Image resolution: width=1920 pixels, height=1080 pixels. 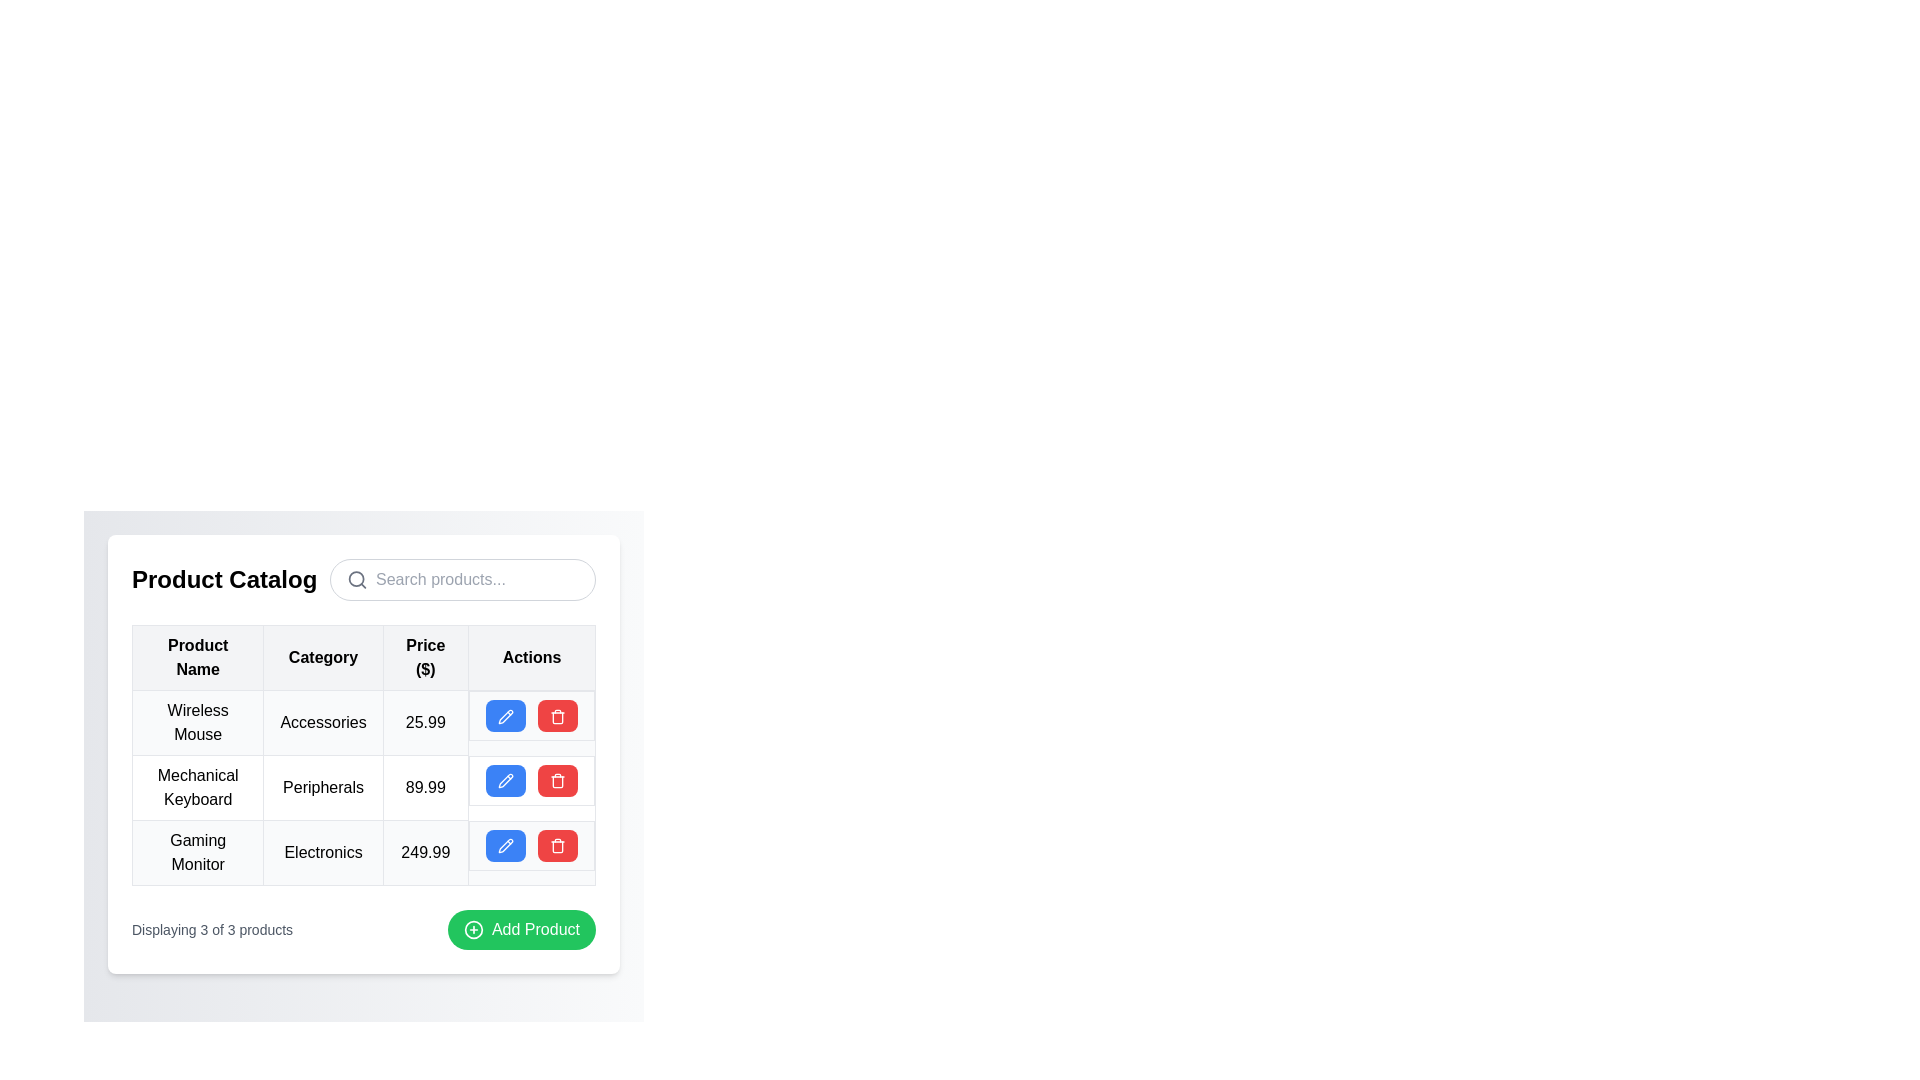 I want to click on the text label displaying the category of the product 'Gaming Monitor' in the second cell of the 'Category' column of the table, so click(x=323, y=852).